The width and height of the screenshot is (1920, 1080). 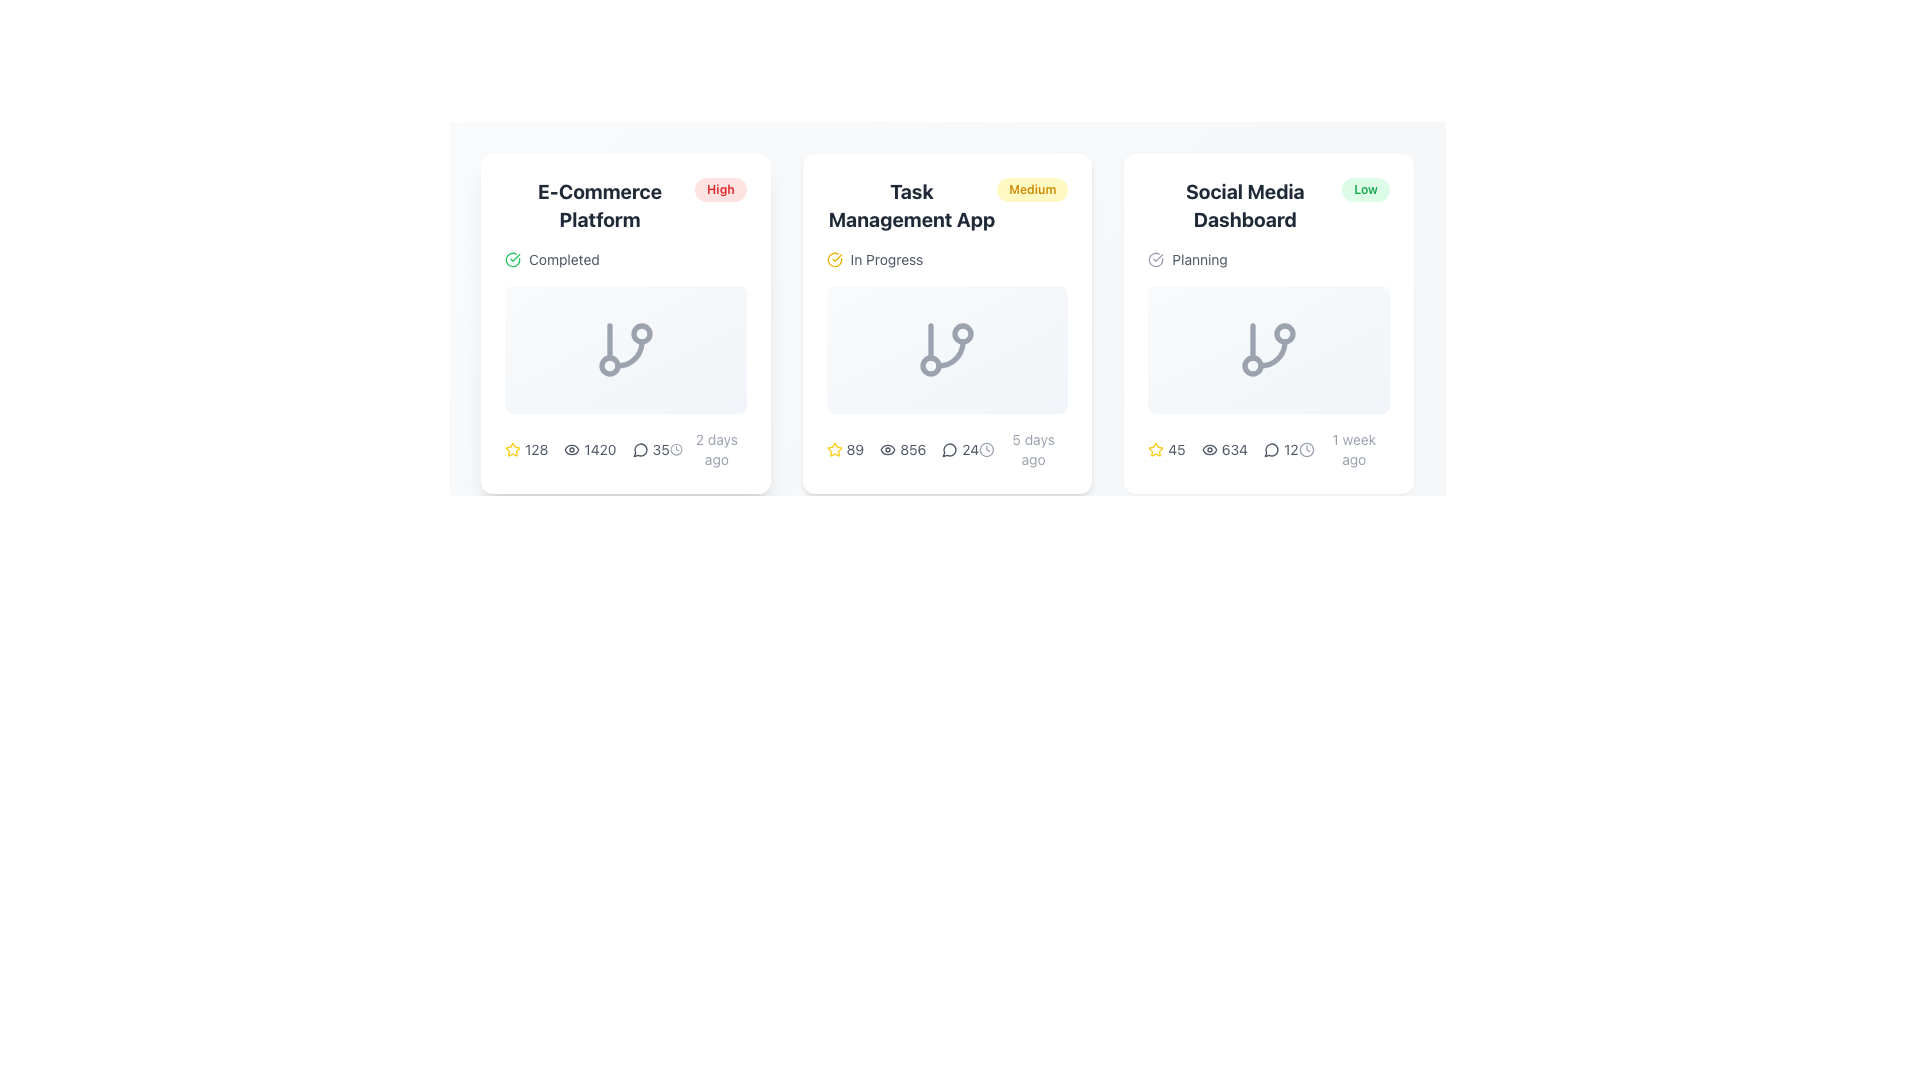 I want to click on the circular element within the clock icon, which is part of the Task Management App metrics section, located below the number of comments, so click(x=987, y=450).